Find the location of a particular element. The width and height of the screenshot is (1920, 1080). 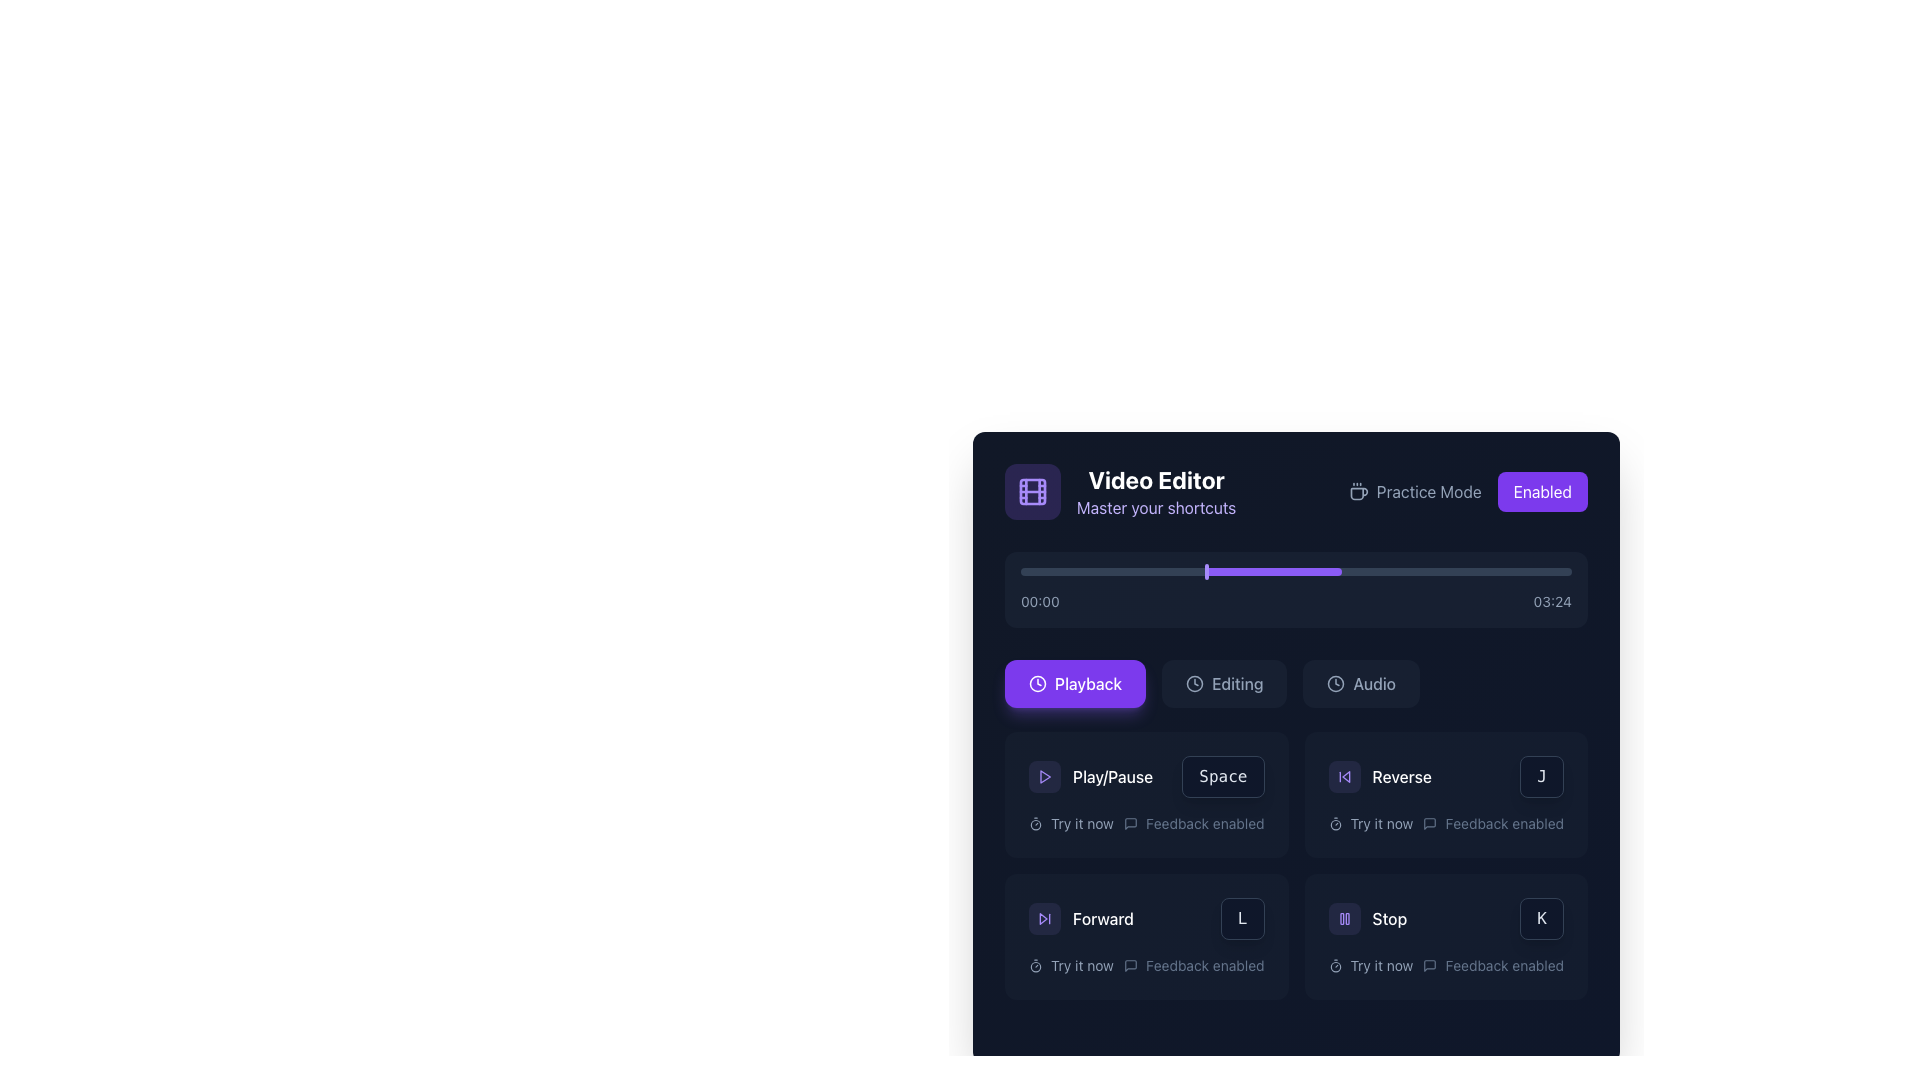

the text label indicating the total duration of the media file, located at the far-right side of the media control interface is located at coordinates (1551, 600).